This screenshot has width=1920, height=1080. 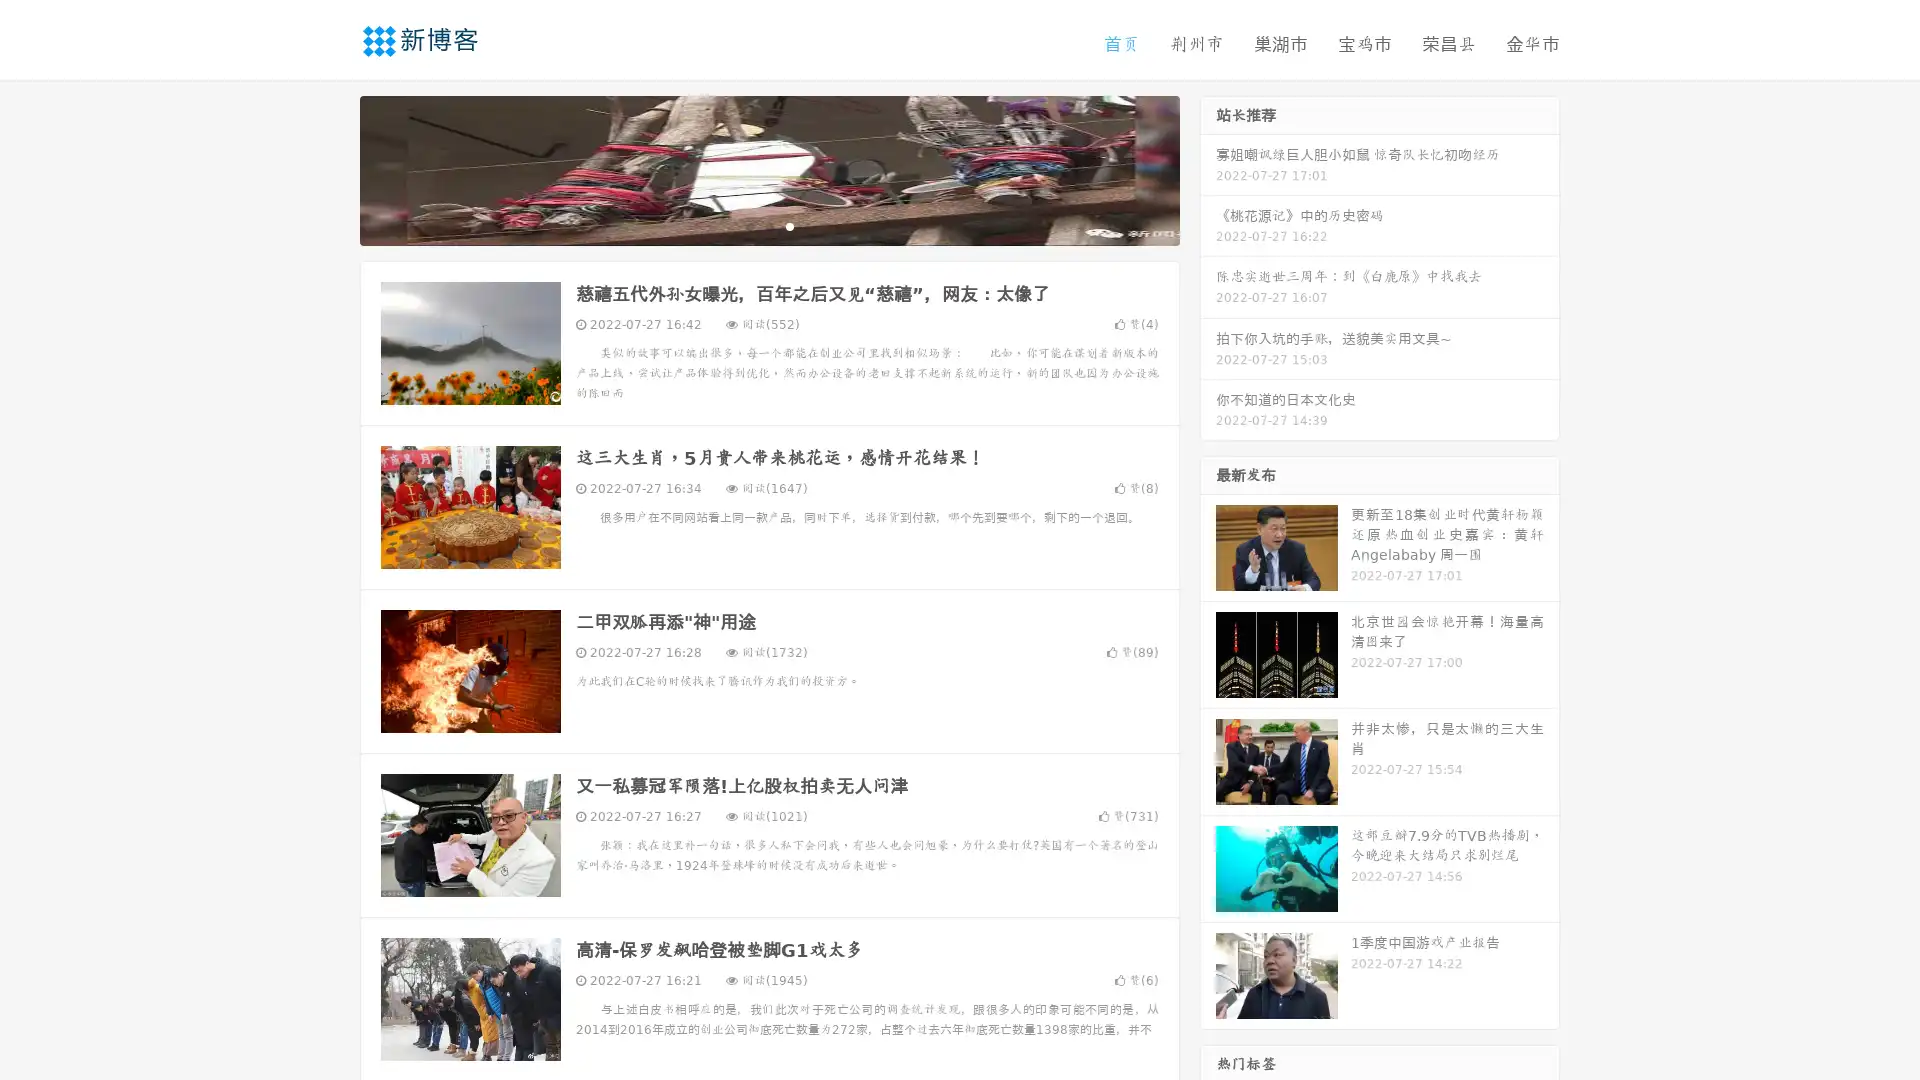 What do you see at coordinates (768, 225) in the screenshot?
I see `Go to slide 2` at bounding box center [768, 225].